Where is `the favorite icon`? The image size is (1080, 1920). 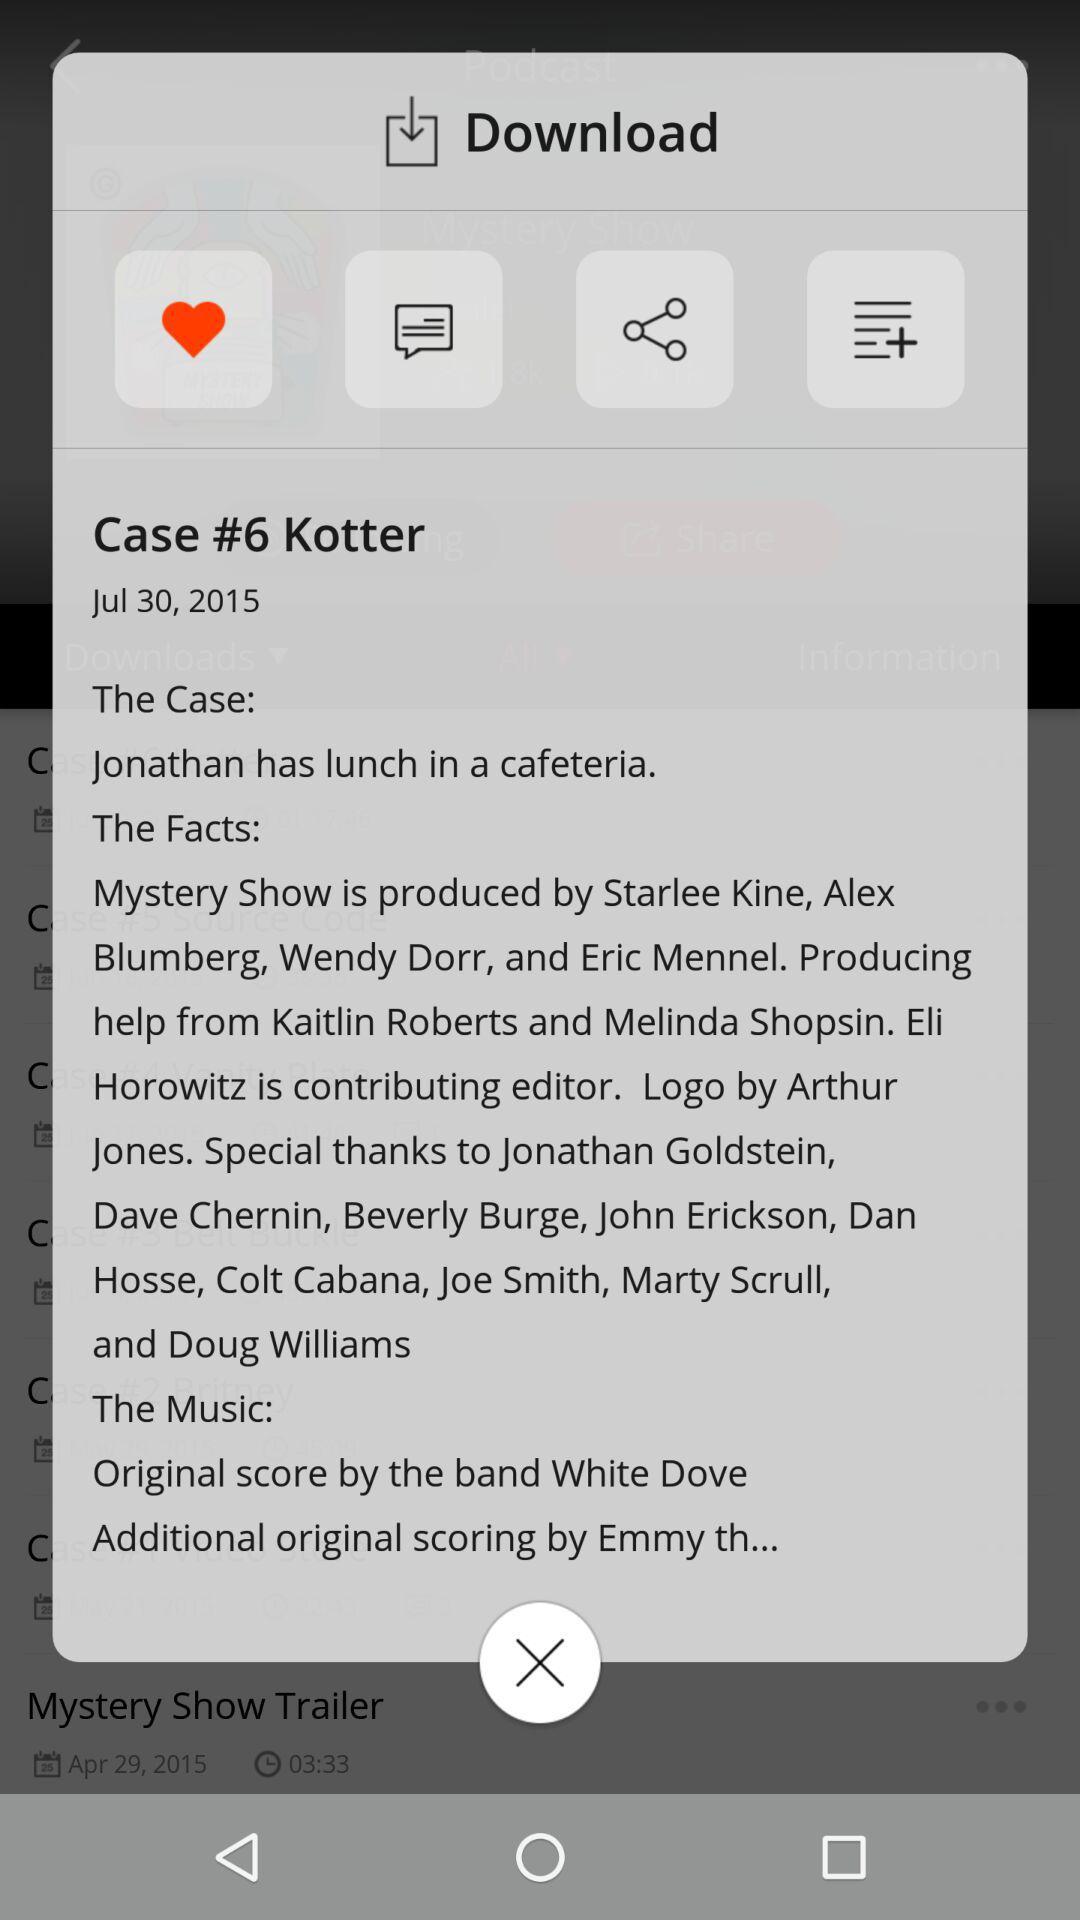
the favorite icon is located at coordinates (193, 352).